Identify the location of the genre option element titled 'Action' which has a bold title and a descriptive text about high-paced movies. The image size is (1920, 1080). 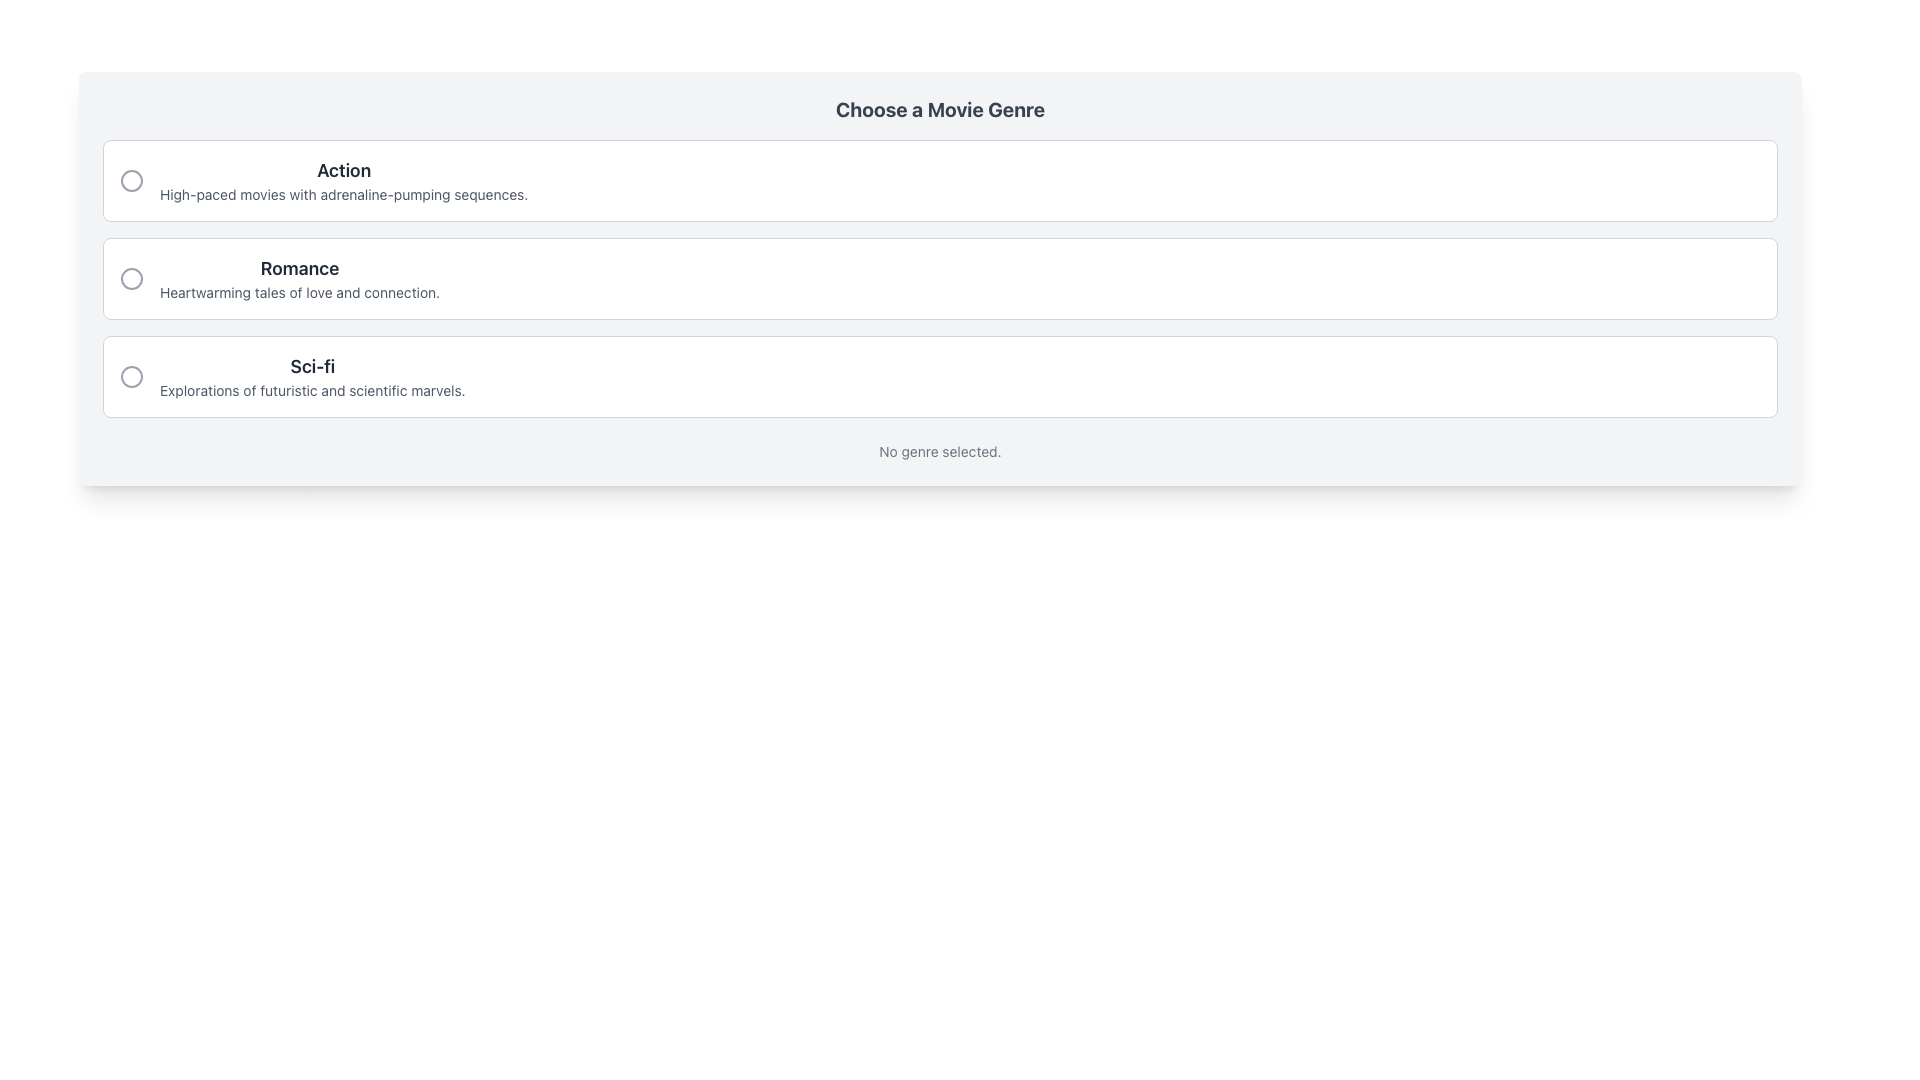
(344, 181).